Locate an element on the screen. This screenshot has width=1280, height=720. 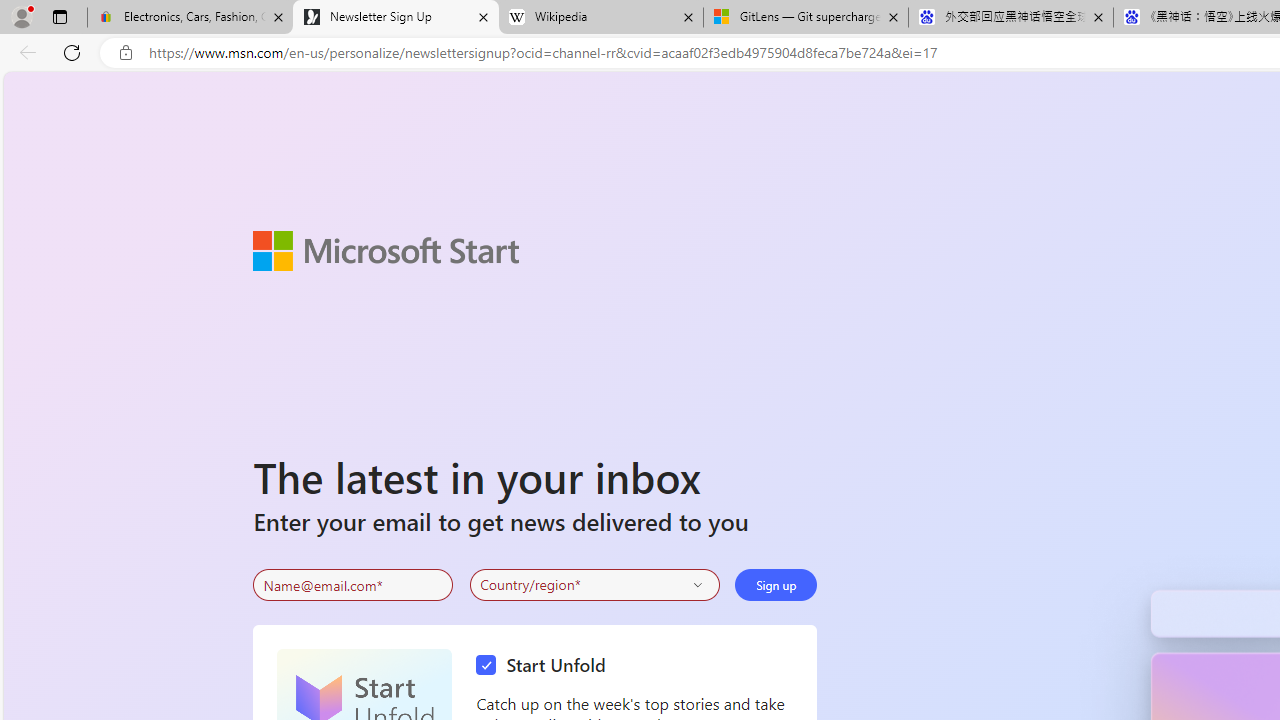
'Select your country' is located at coordinates (594, 585).